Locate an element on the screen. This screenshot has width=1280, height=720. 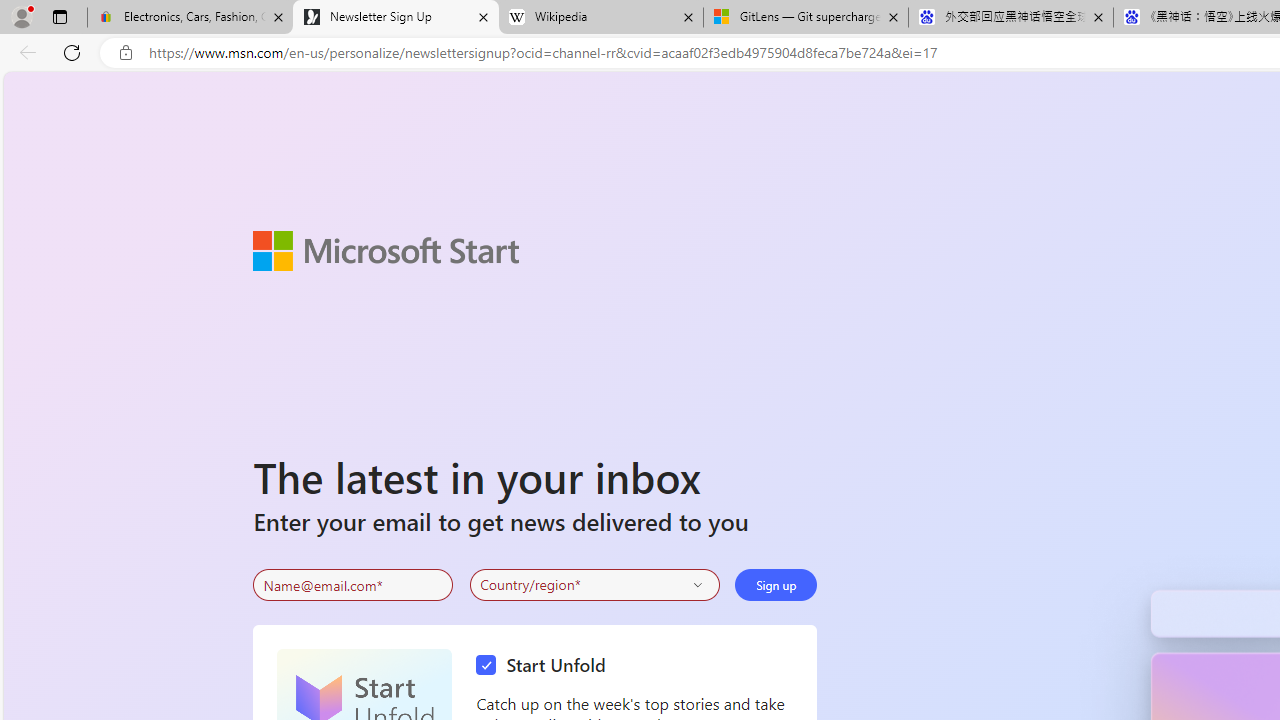
'Select your country' is located at coordinates (594, 585).